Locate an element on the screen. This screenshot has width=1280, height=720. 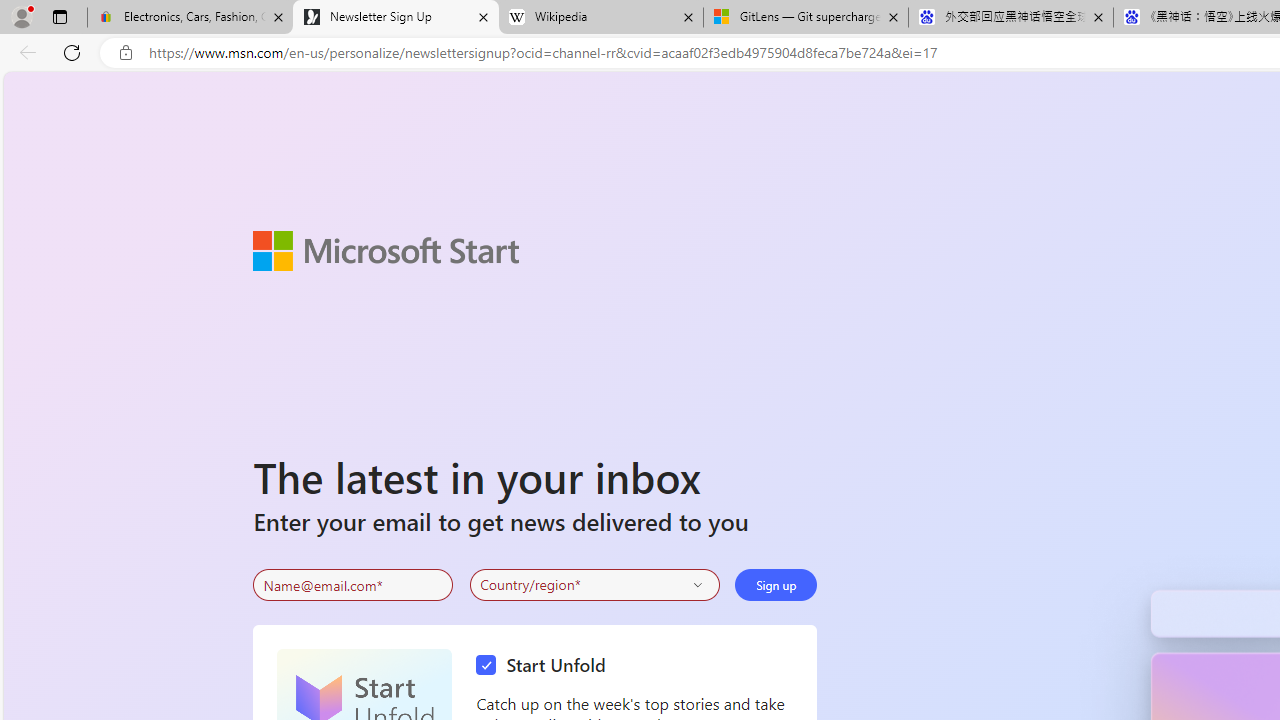
'Select your country' is located at coordinates (594, 585).